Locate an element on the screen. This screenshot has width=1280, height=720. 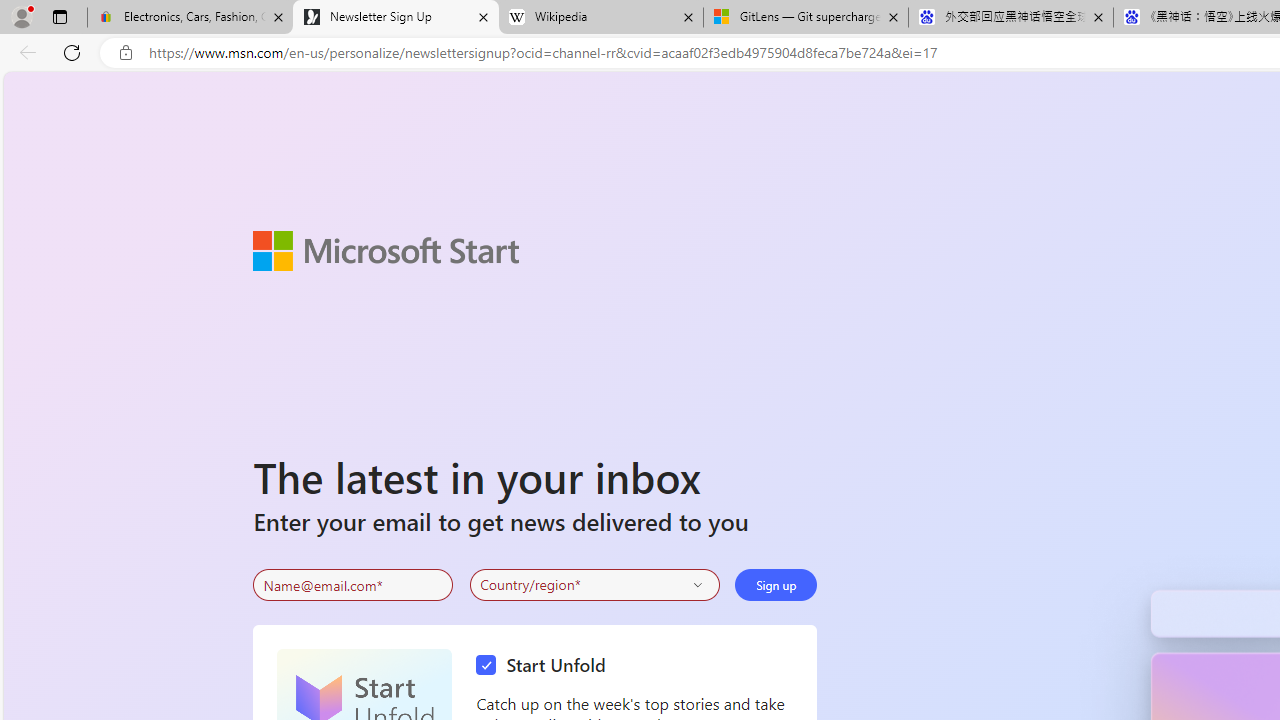
'Select your country' is located at coordinates (594, 585).